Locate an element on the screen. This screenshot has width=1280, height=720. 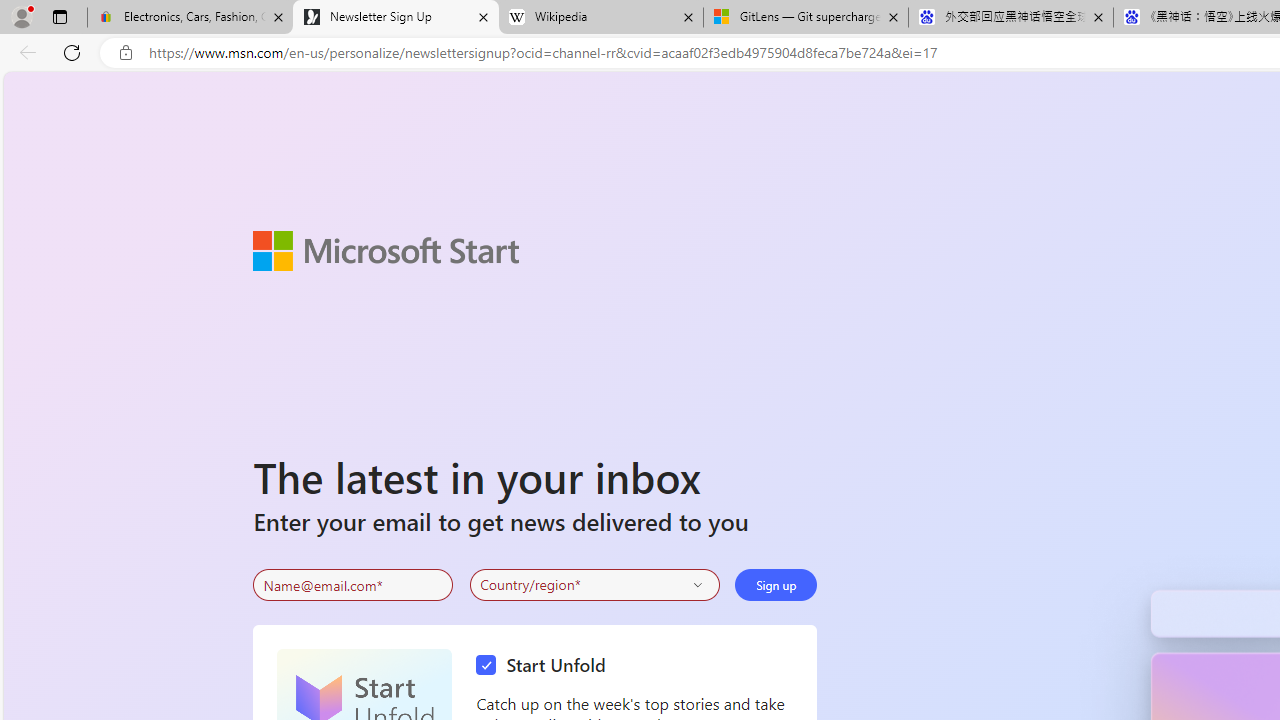
'Select your country' is located at coordinates (594, 585).